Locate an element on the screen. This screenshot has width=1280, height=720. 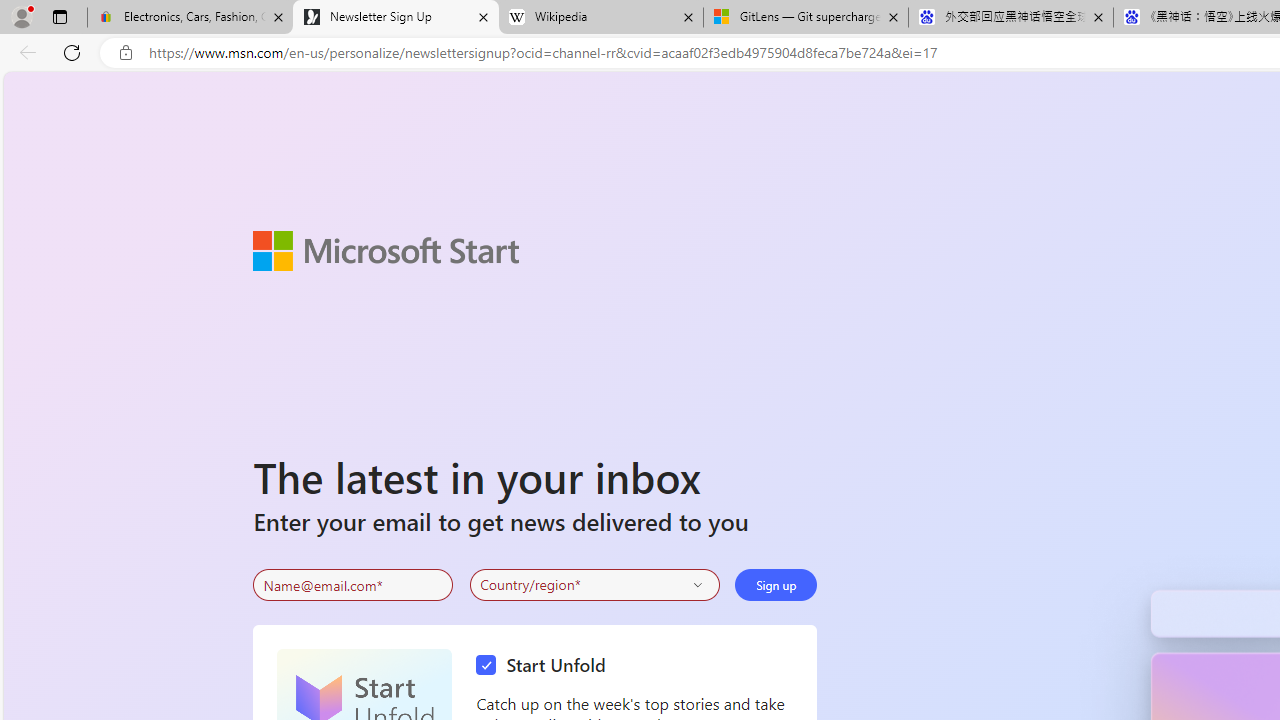
'Select your country' is located at coordinates (594, 585).